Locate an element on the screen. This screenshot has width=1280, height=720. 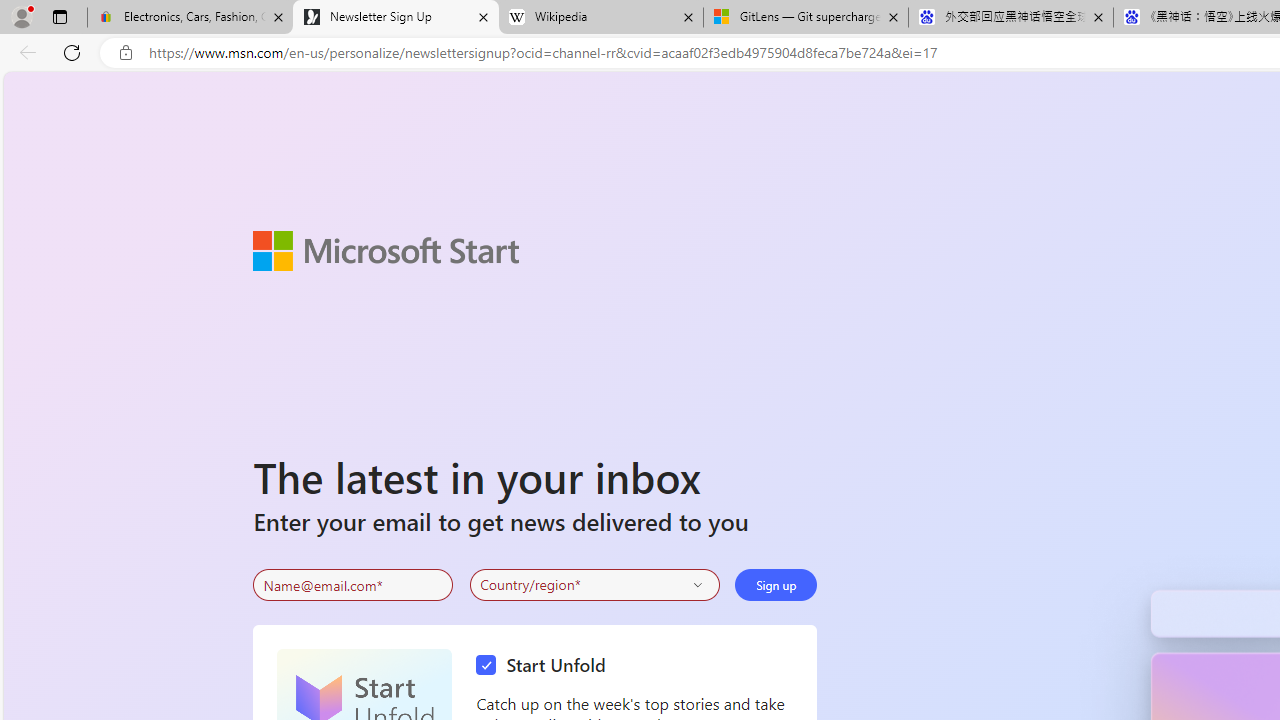
'Select your country' is located at coordinates (594, 585).